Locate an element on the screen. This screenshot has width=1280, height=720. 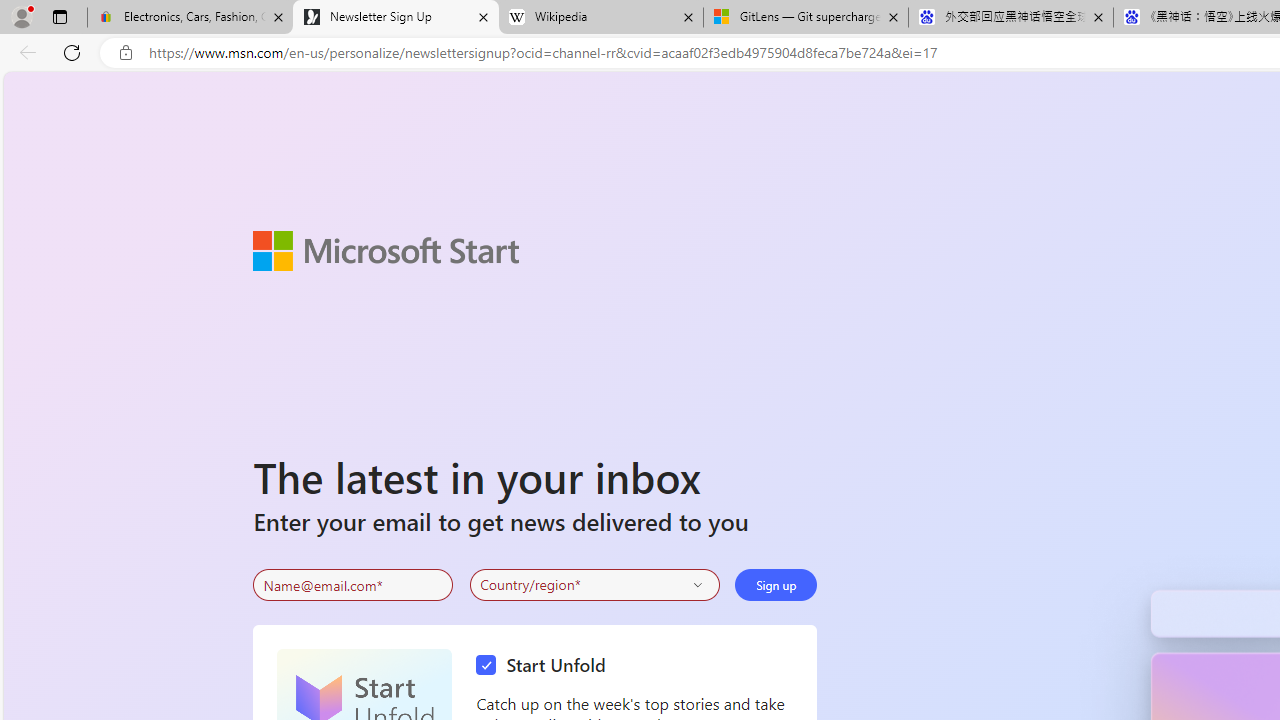
'Select your country' is located at coordinates (594, 585).